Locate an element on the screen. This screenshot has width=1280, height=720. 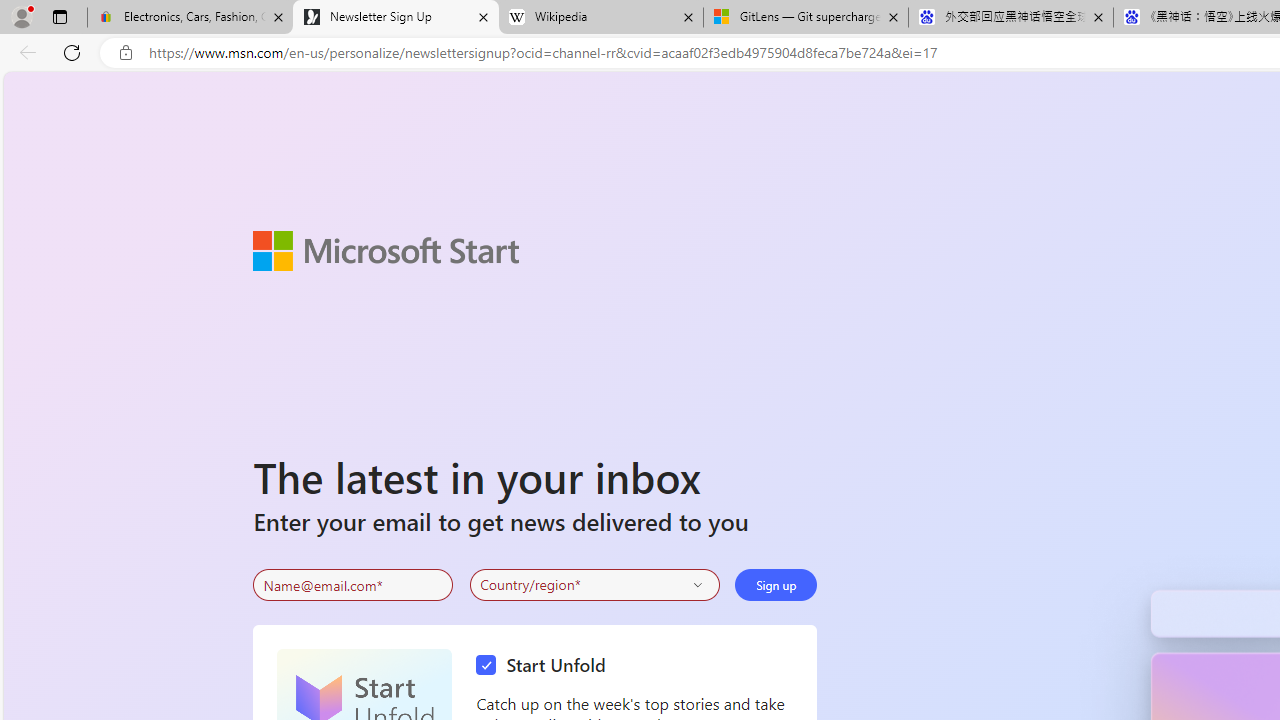
'Select your country' is located at coordinates (594, 585).